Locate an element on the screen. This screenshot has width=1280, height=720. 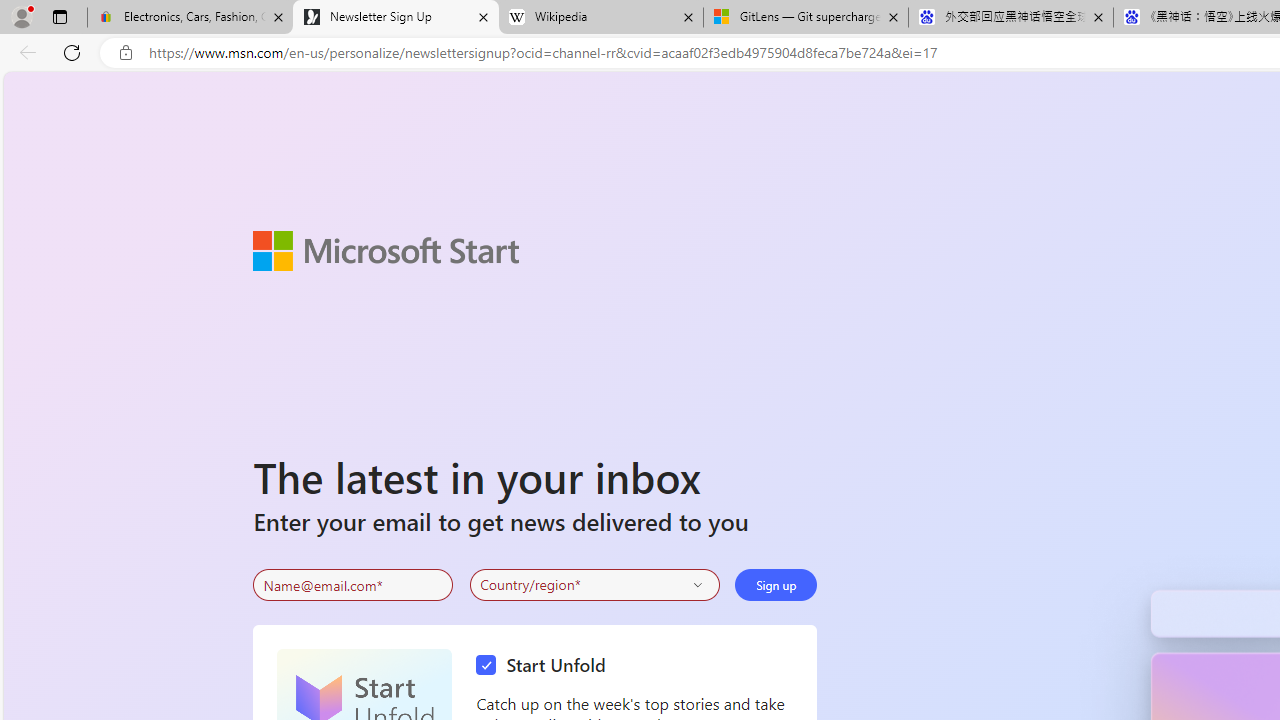
'Select your country' is located at coordinates (594, 585).